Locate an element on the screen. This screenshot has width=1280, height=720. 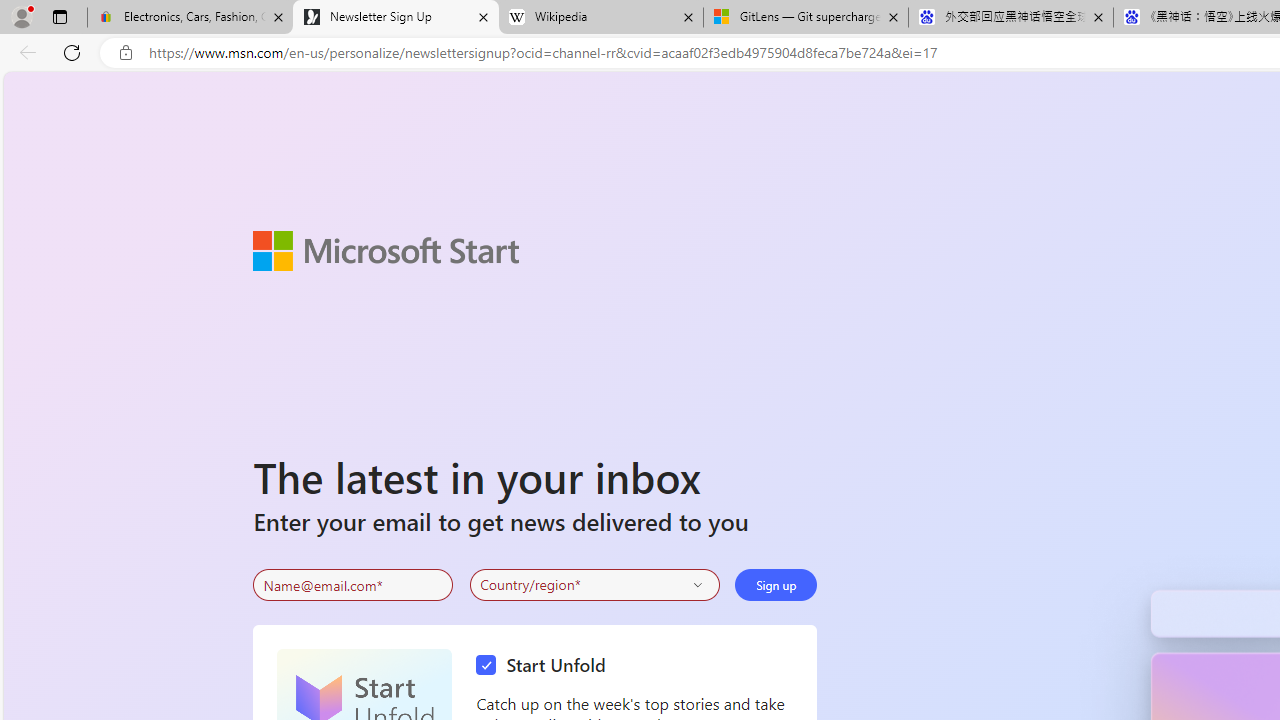
'Select your country' is located at coordinates (594, 585).